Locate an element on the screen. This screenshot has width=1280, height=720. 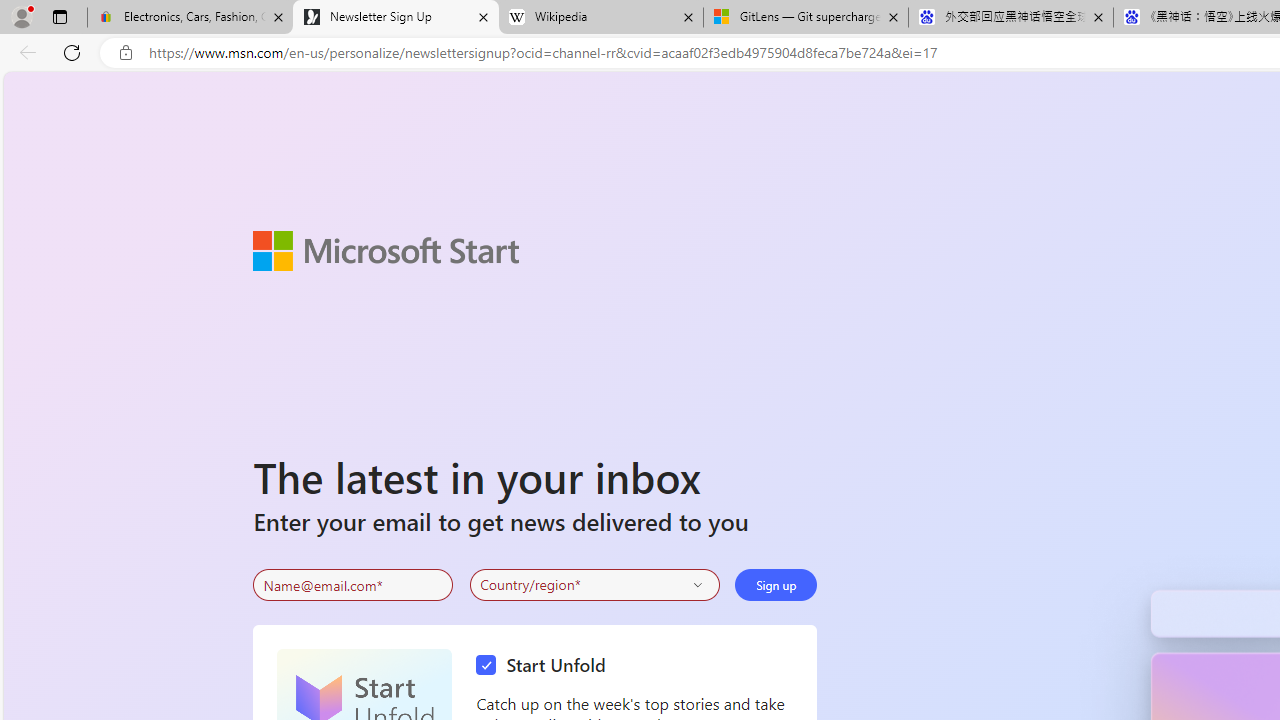
'Select your country' is located at coordinates (594, 585).